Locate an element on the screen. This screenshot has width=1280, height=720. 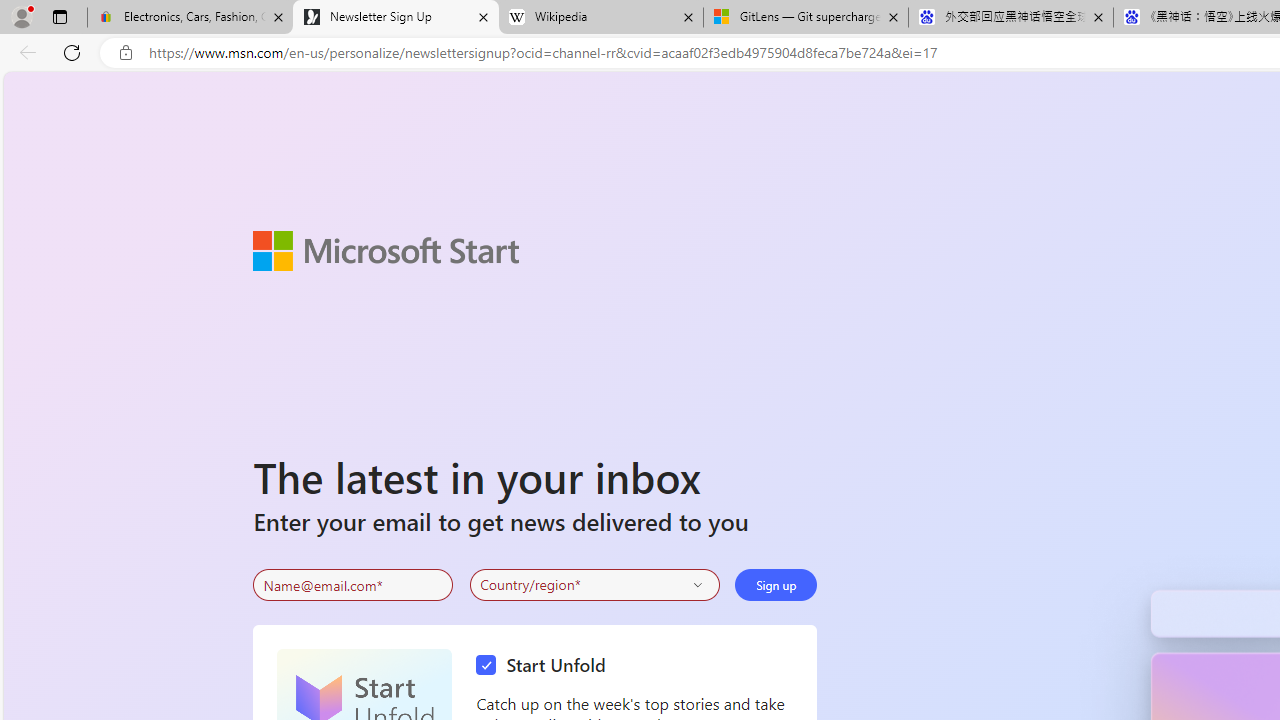
'Select your country' is located at coordinates (594, 585).